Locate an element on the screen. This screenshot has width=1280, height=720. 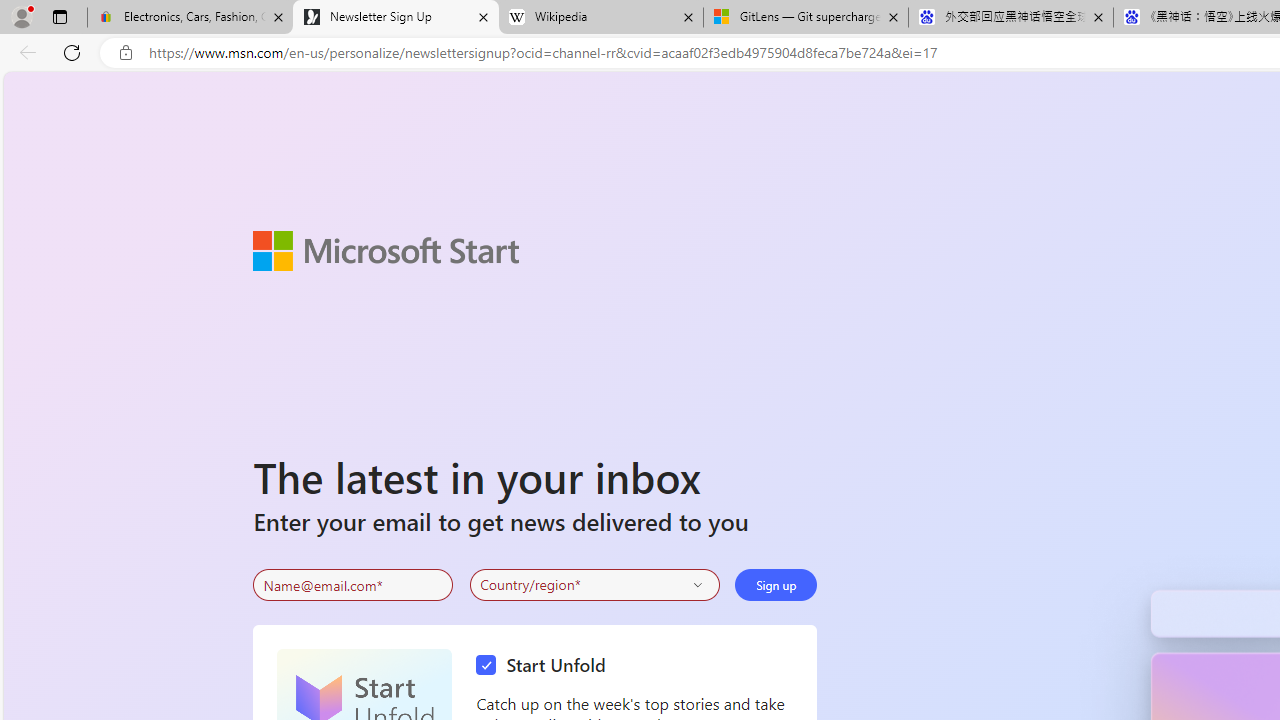
'Select your country' is located at coordinates (594, 585).